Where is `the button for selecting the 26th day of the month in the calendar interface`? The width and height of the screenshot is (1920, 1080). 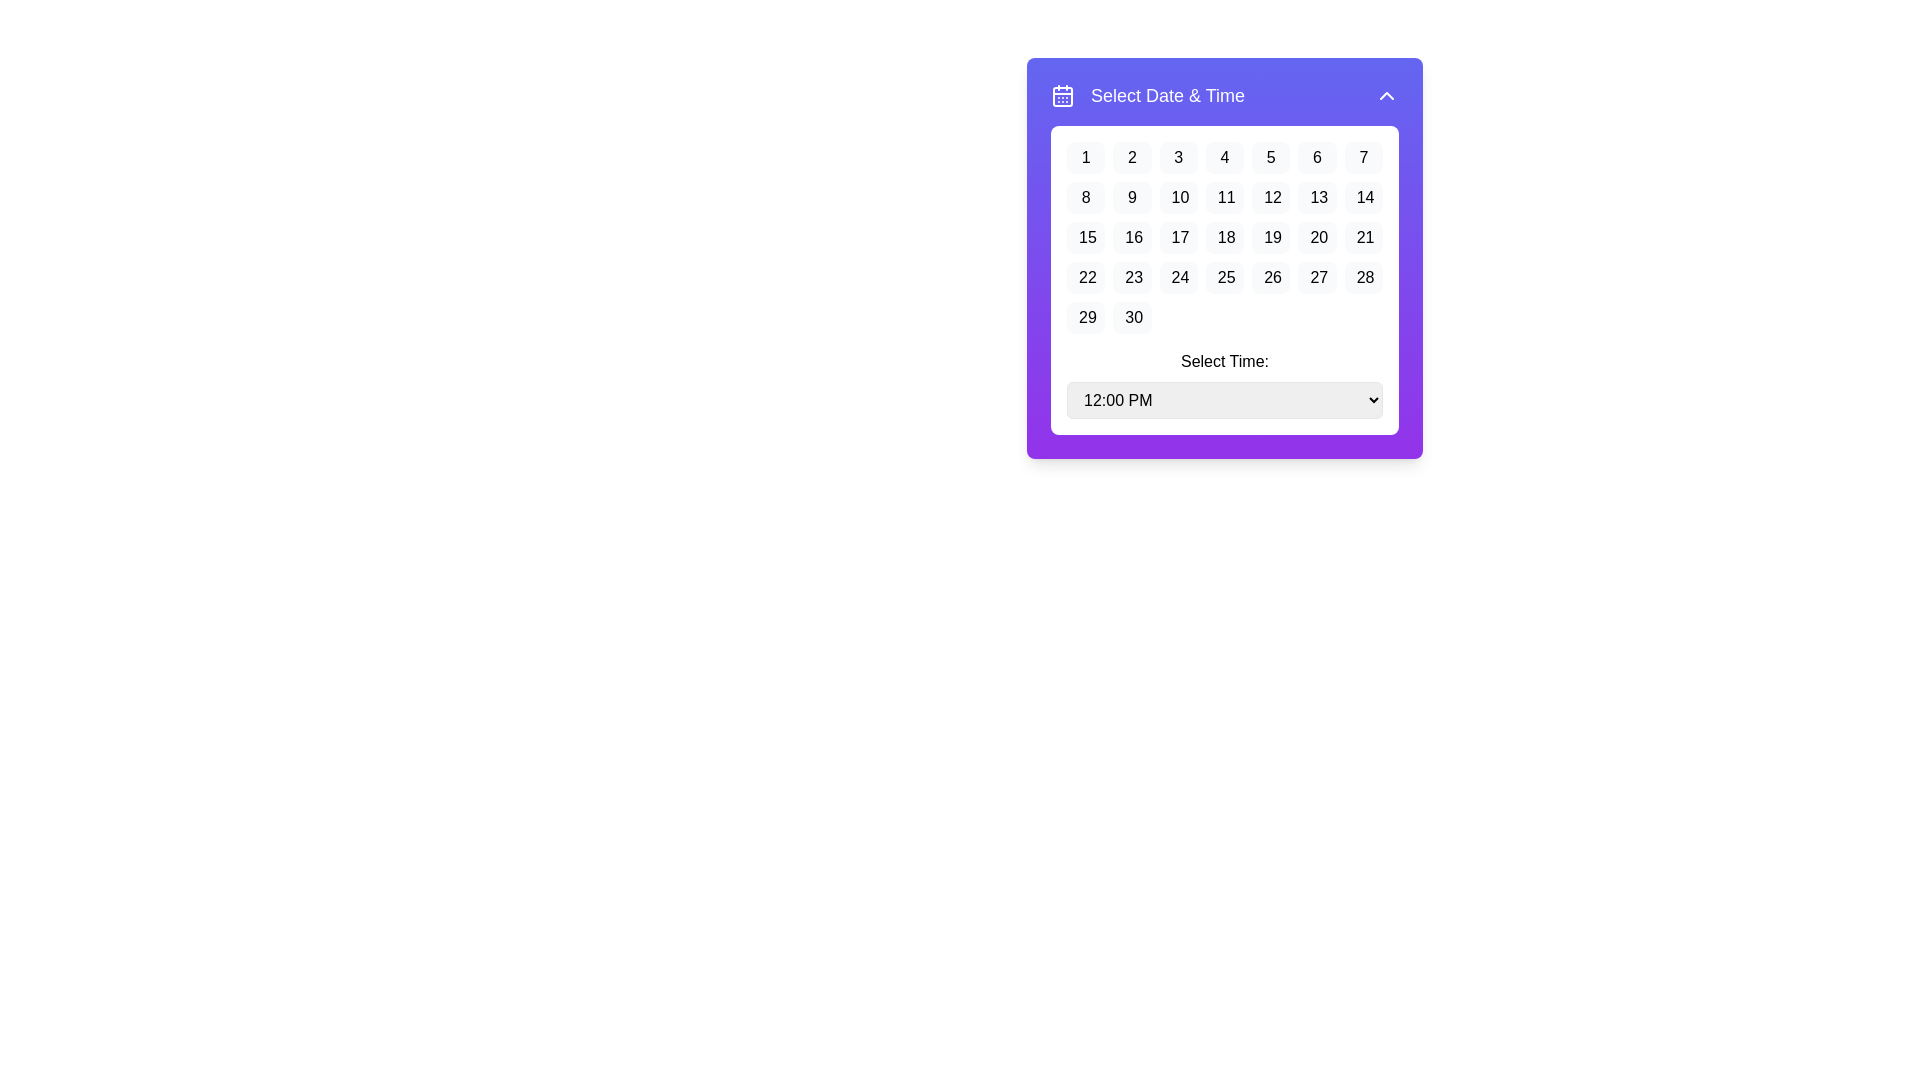
the button for selecting the 26th day of the month in the calendar interface is located at coordinates (1270, 277).